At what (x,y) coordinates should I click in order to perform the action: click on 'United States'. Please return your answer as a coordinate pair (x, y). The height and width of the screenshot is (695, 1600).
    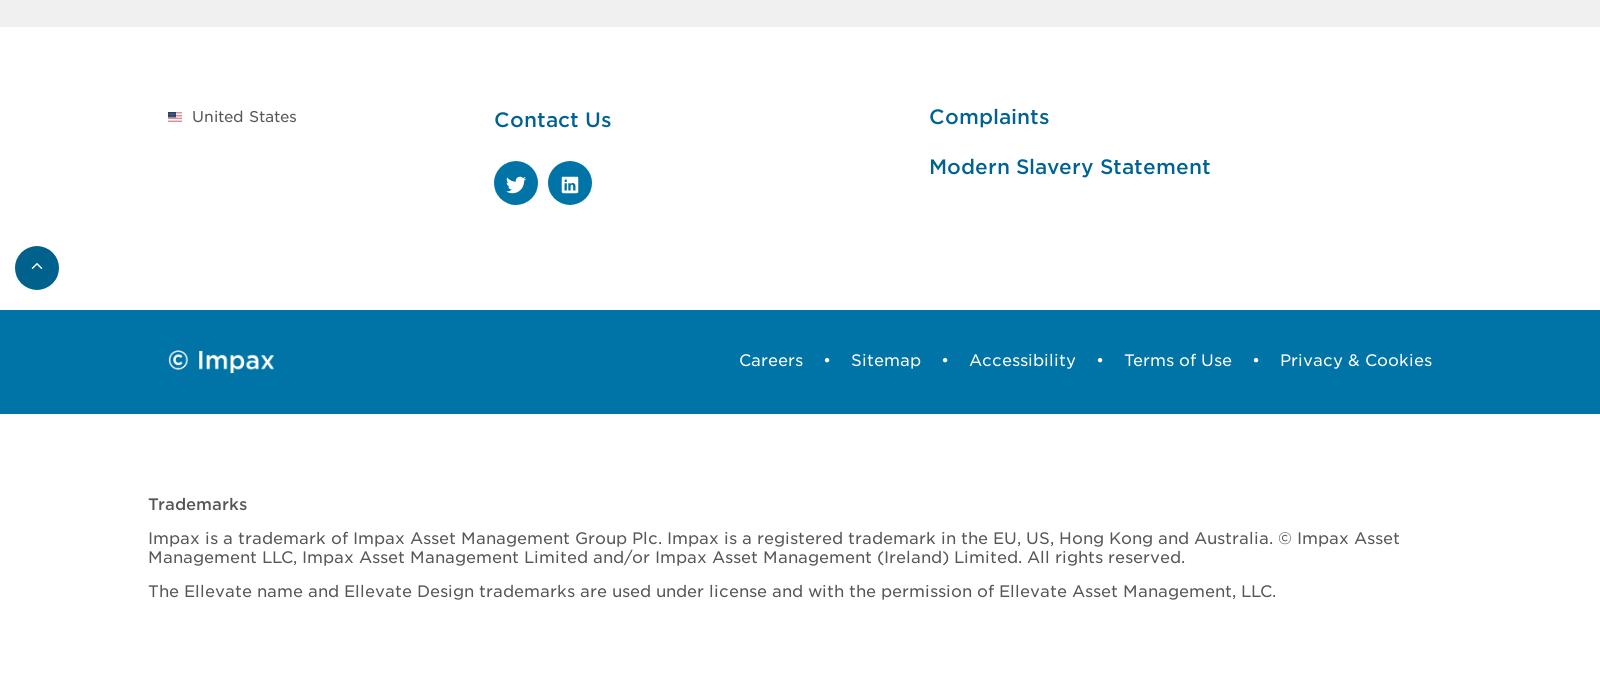
    Looking at the image, I should click on (244, 114).